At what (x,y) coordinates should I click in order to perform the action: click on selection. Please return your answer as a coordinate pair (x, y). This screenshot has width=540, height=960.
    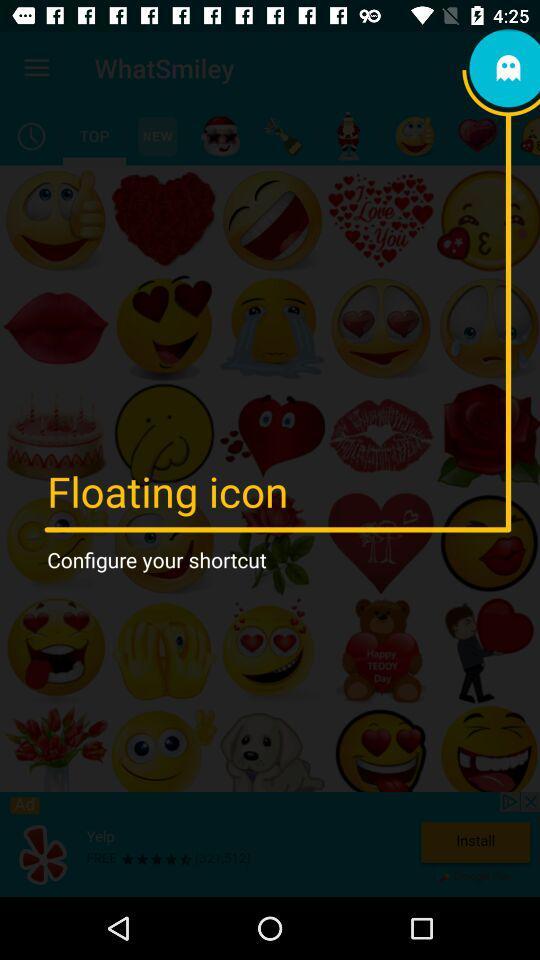
    Looking at the image, I should click on (93, 135).